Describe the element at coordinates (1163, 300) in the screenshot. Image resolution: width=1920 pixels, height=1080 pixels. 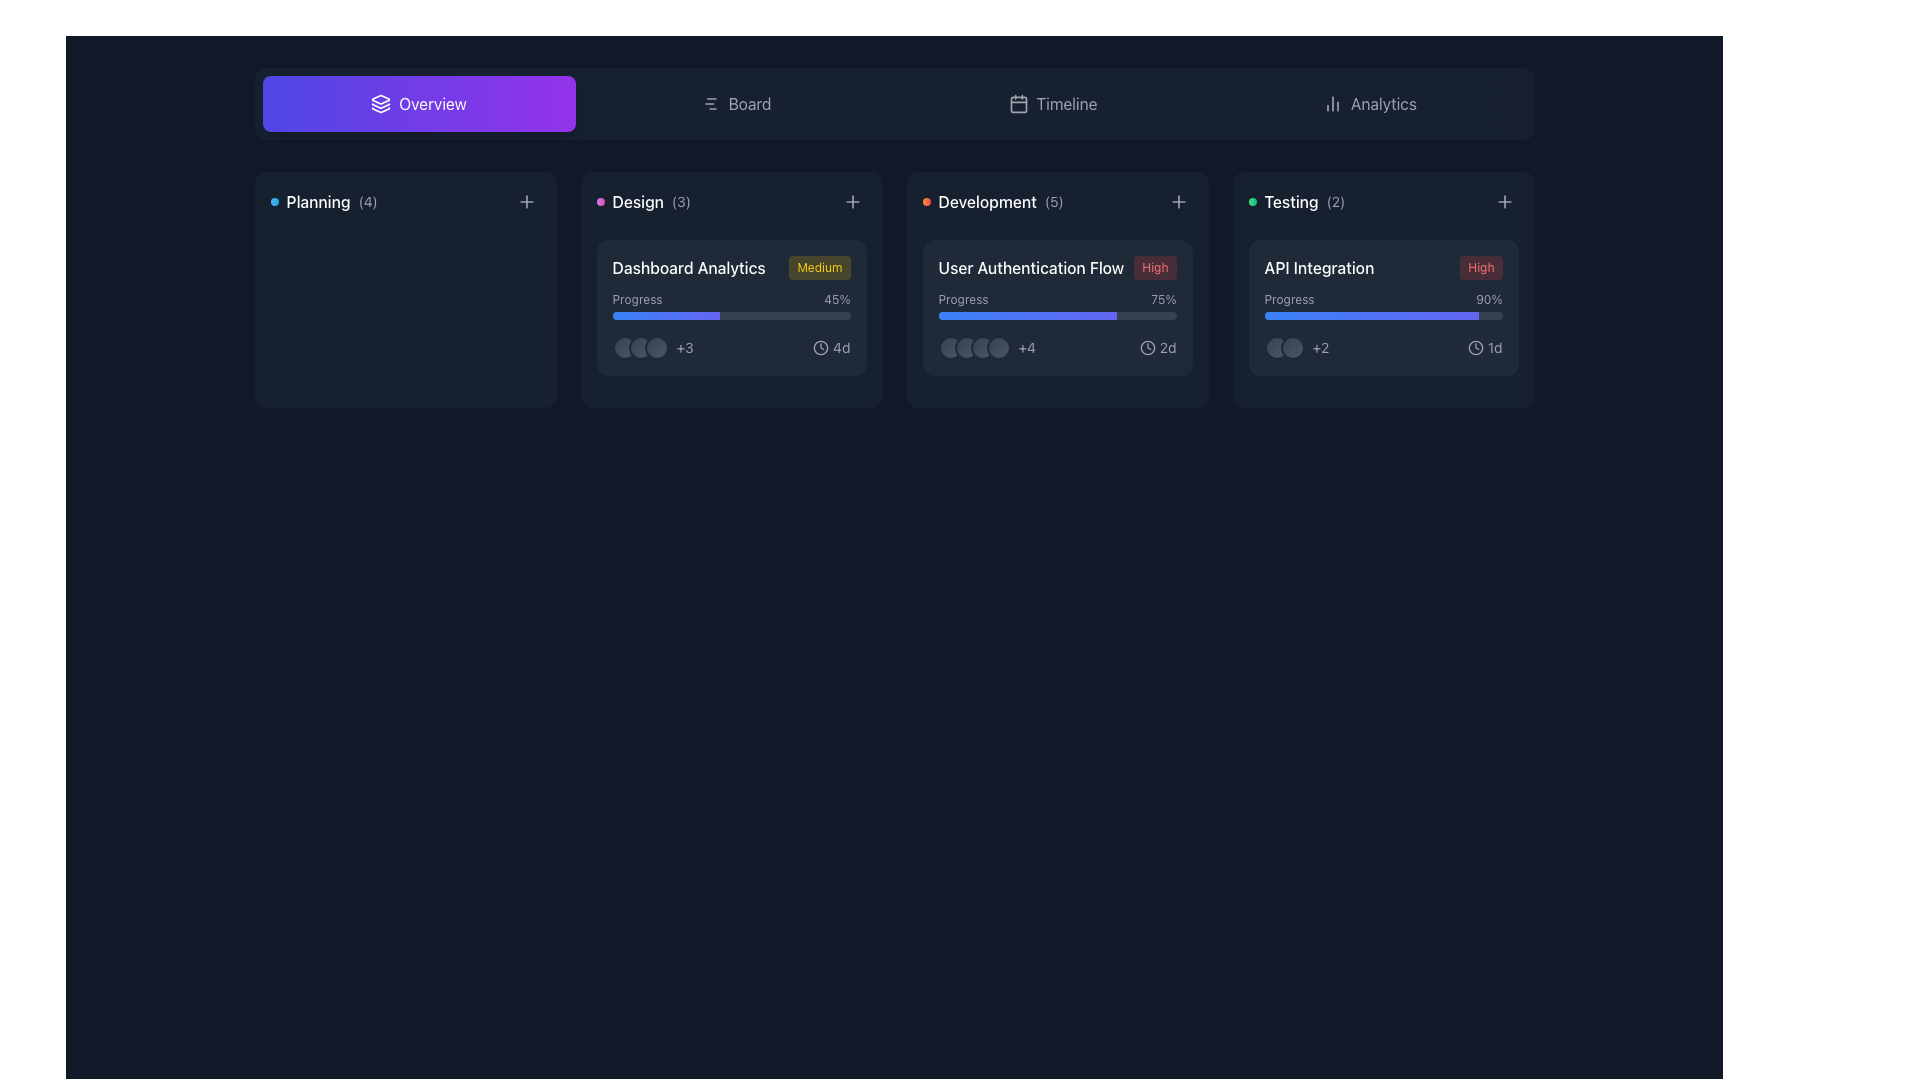
I see `value of the progress indicator label displaying '75%' located in the 'User Authentication Flow' card within the 'Development' section` at that location.